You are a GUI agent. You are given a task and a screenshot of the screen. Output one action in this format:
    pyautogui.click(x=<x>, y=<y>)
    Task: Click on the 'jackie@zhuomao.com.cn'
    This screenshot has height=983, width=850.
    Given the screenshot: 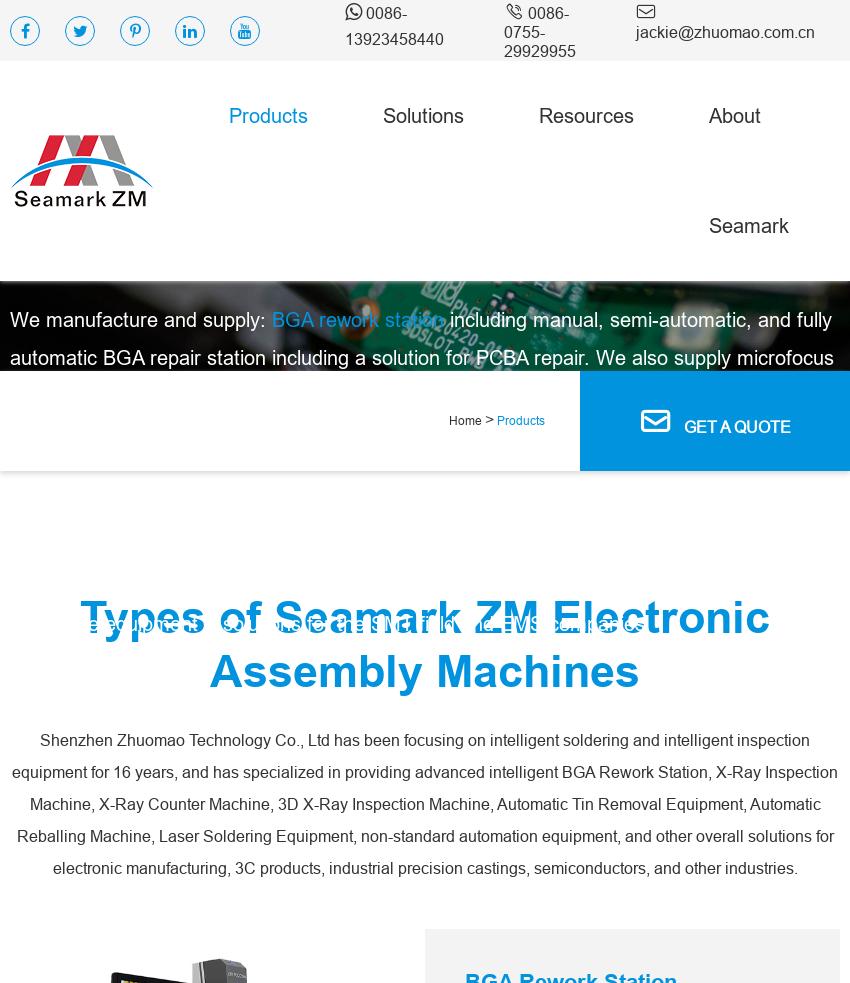 What is the action you would take?
    pyautogui.click(x=725, y=31)
    